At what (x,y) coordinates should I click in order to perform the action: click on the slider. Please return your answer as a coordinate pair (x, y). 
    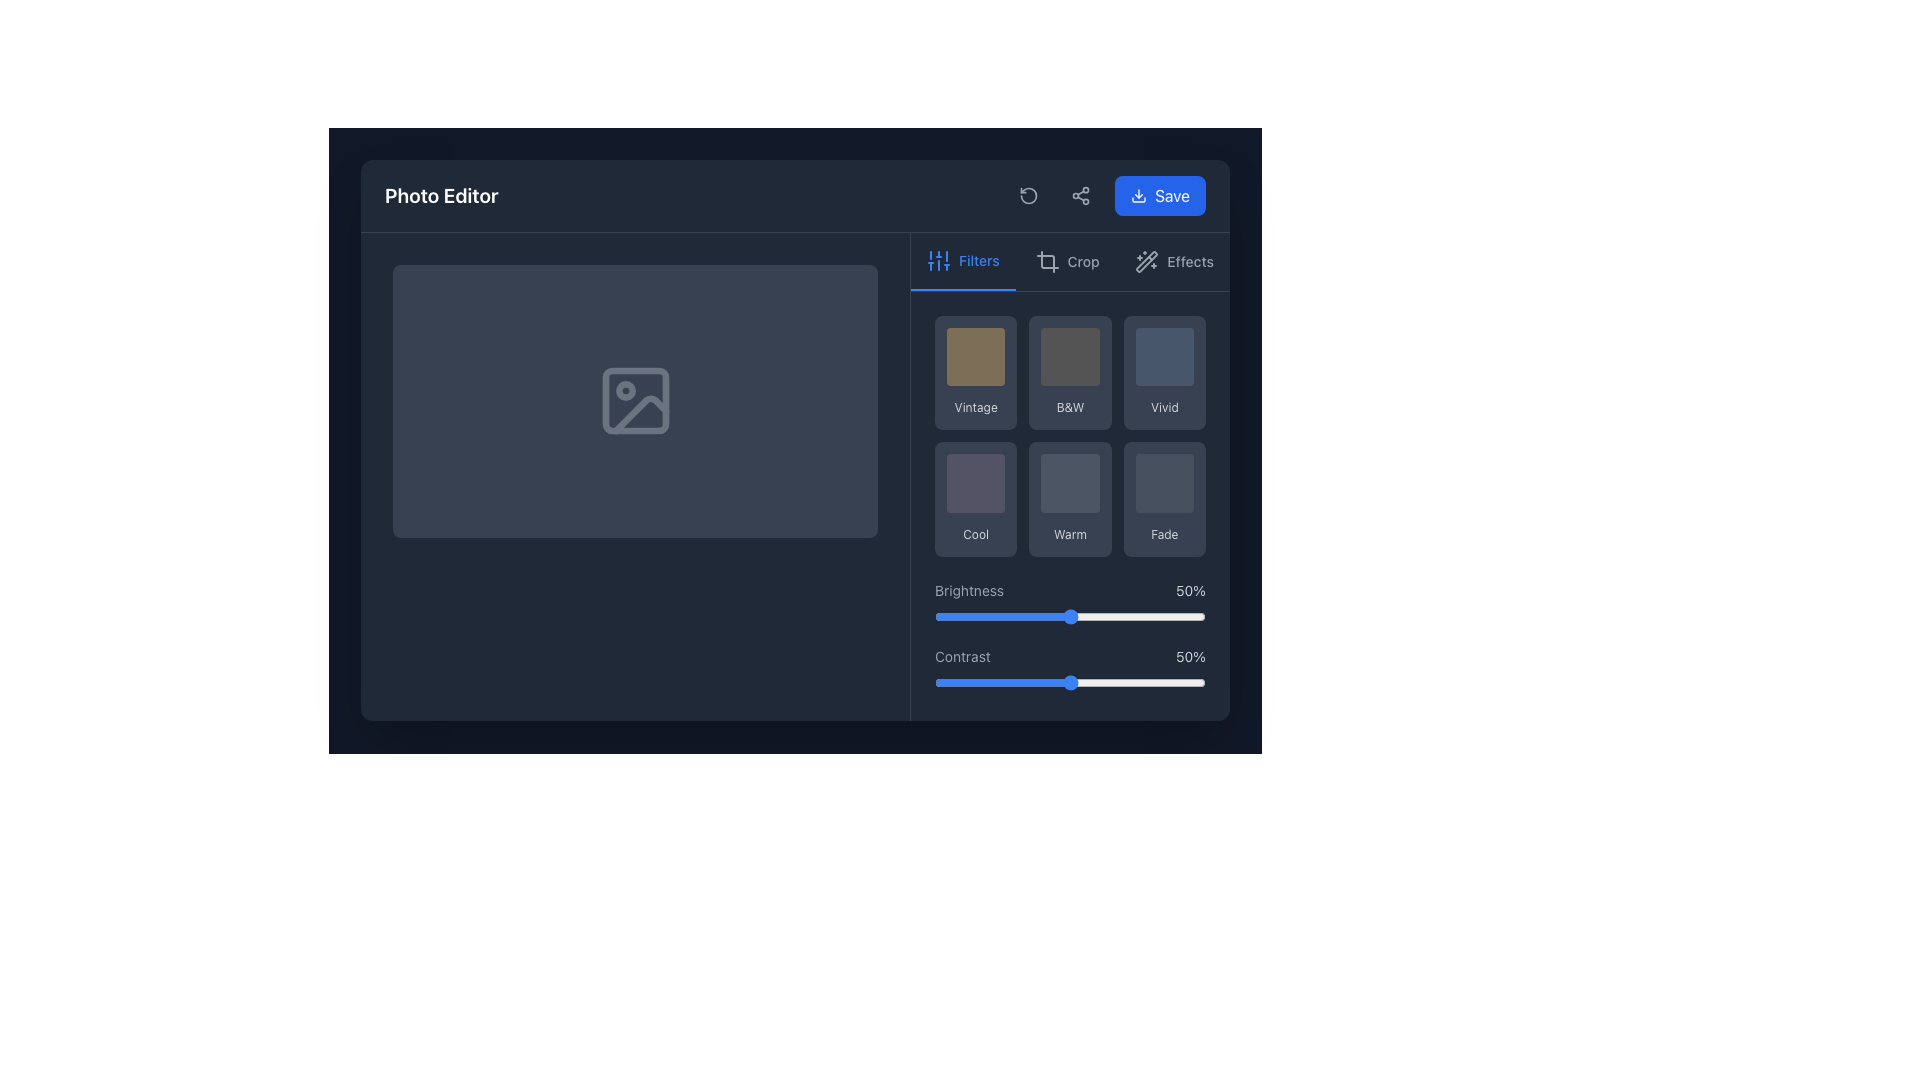
    Looking at the image, I should click on (1132, 615).